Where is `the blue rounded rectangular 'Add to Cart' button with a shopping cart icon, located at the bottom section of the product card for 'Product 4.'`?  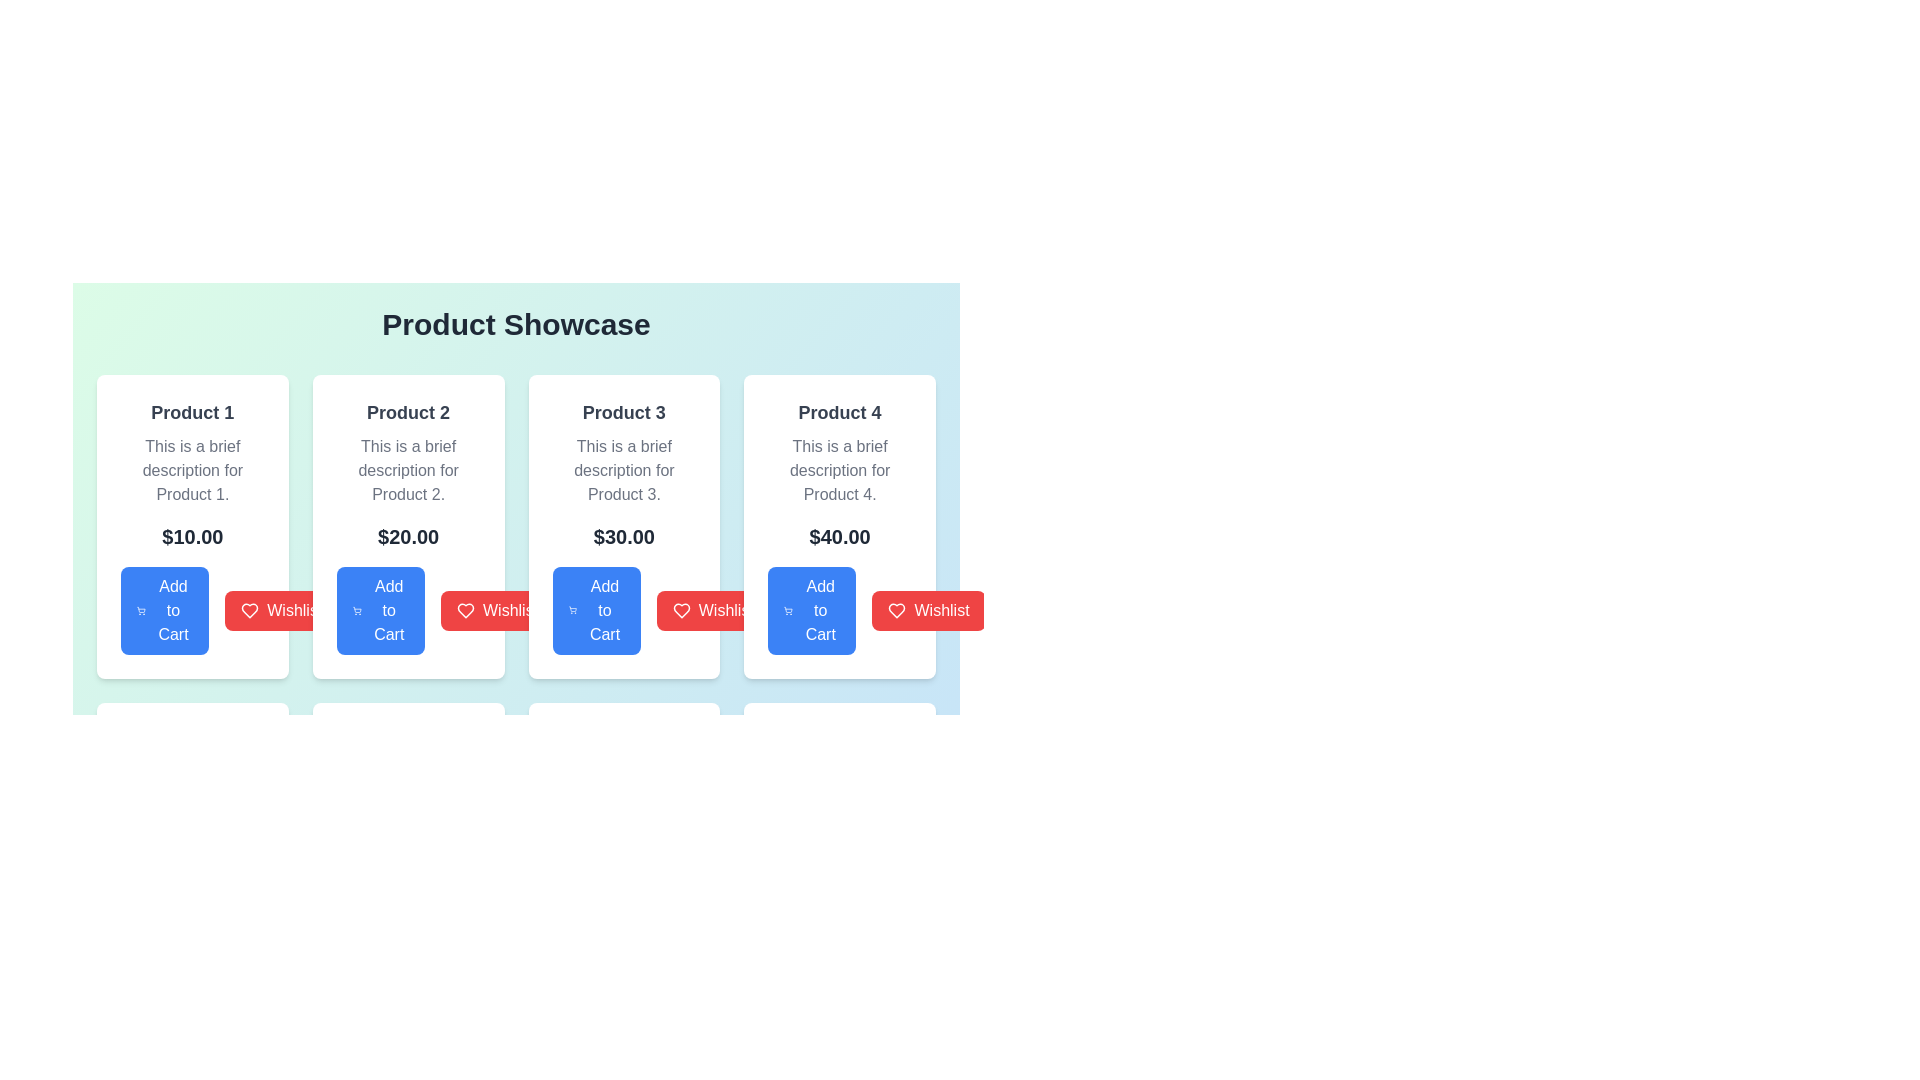 the blue rounded rectangular 'Add to Cart' button with a shopping cart icon, located at the bottom section of the product card for 'Product 4.' is located at coordinates (812, 609).